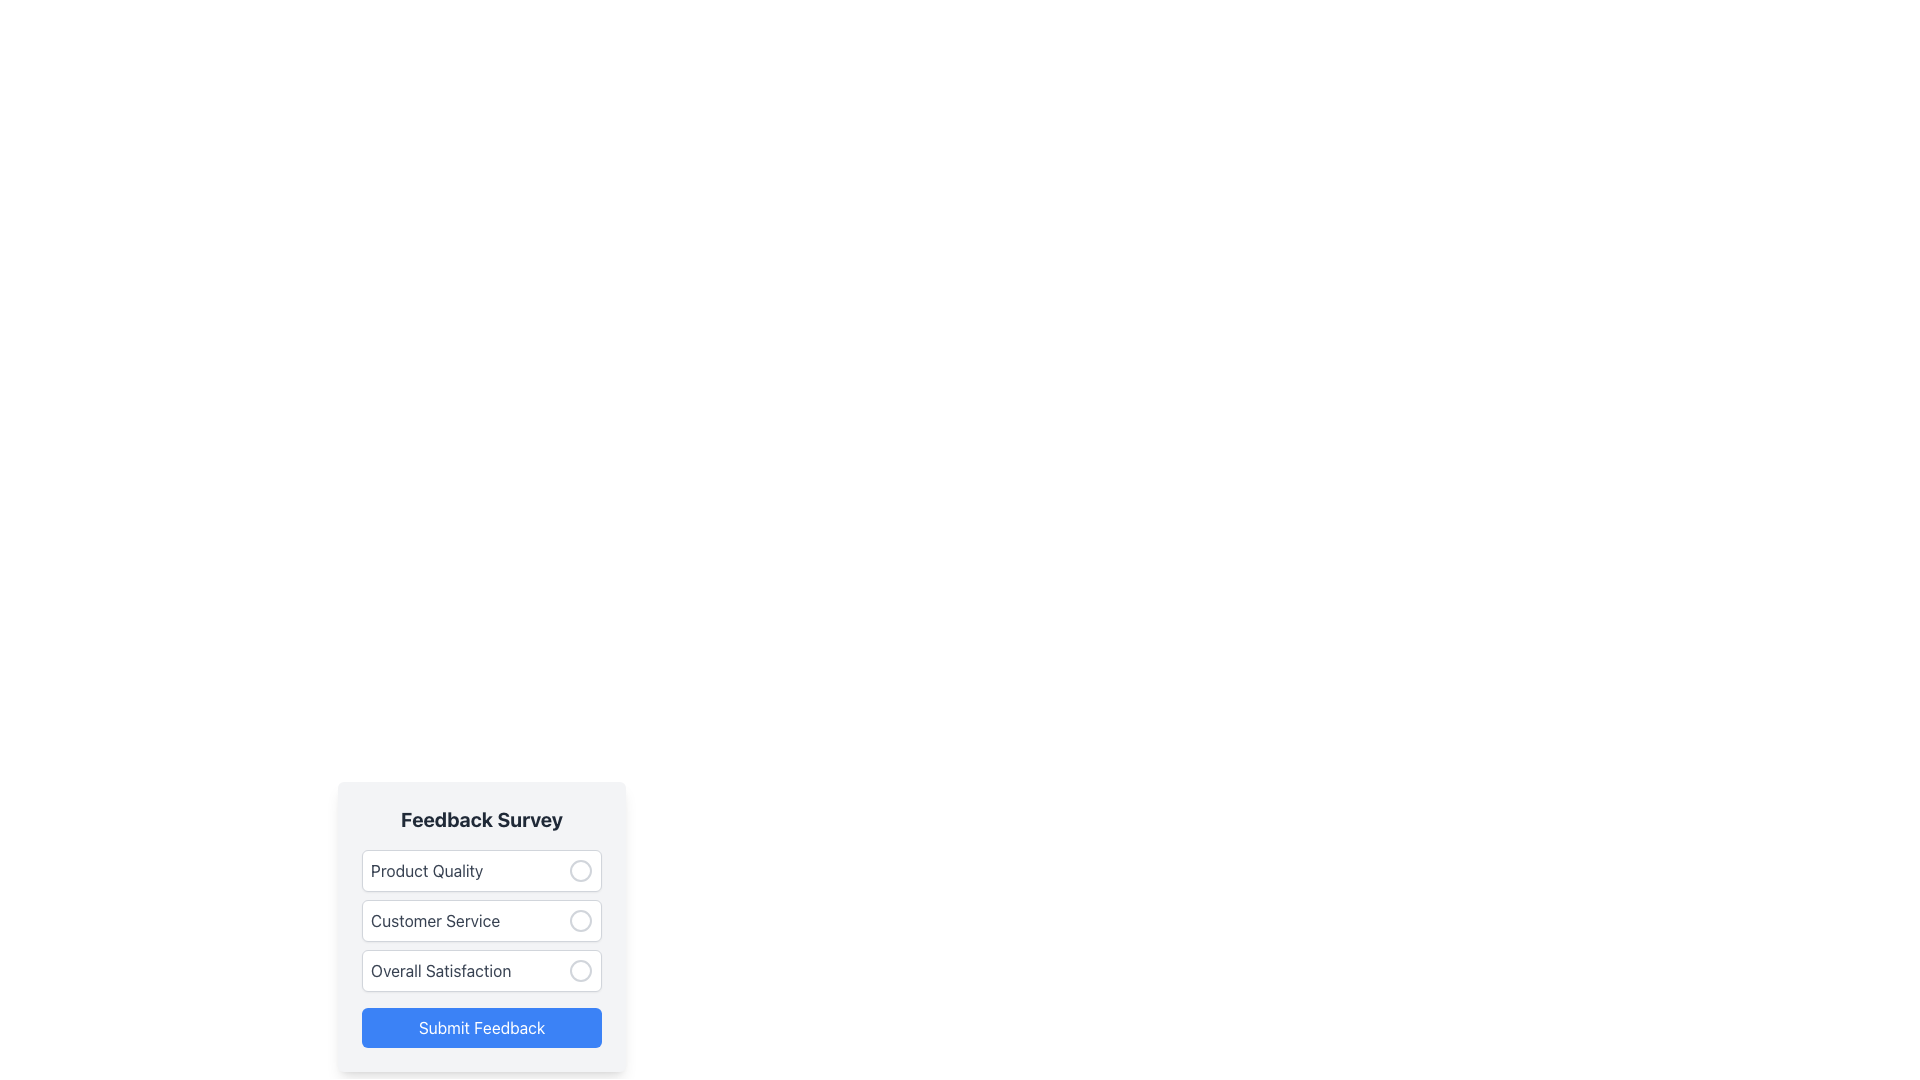 Image resolution: width=1920 pixels, height=1080 pixels. I want to click on the 'Overall Satisfaction' text label, which is styled in gray and bold sans-serif font within the feedback survey form, located as the third option in a vertical list, so click(440, 970).